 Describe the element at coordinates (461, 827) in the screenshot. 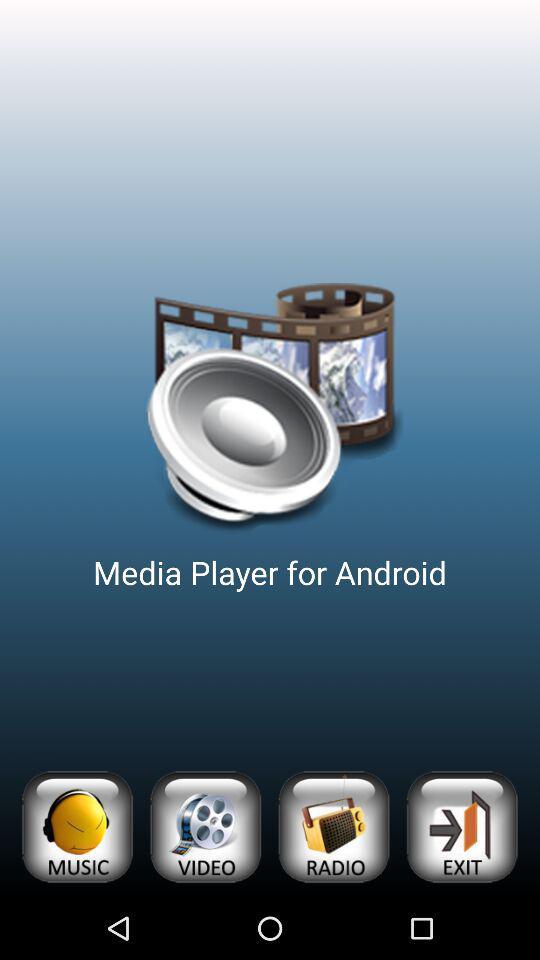

I see `exit app` at that location.